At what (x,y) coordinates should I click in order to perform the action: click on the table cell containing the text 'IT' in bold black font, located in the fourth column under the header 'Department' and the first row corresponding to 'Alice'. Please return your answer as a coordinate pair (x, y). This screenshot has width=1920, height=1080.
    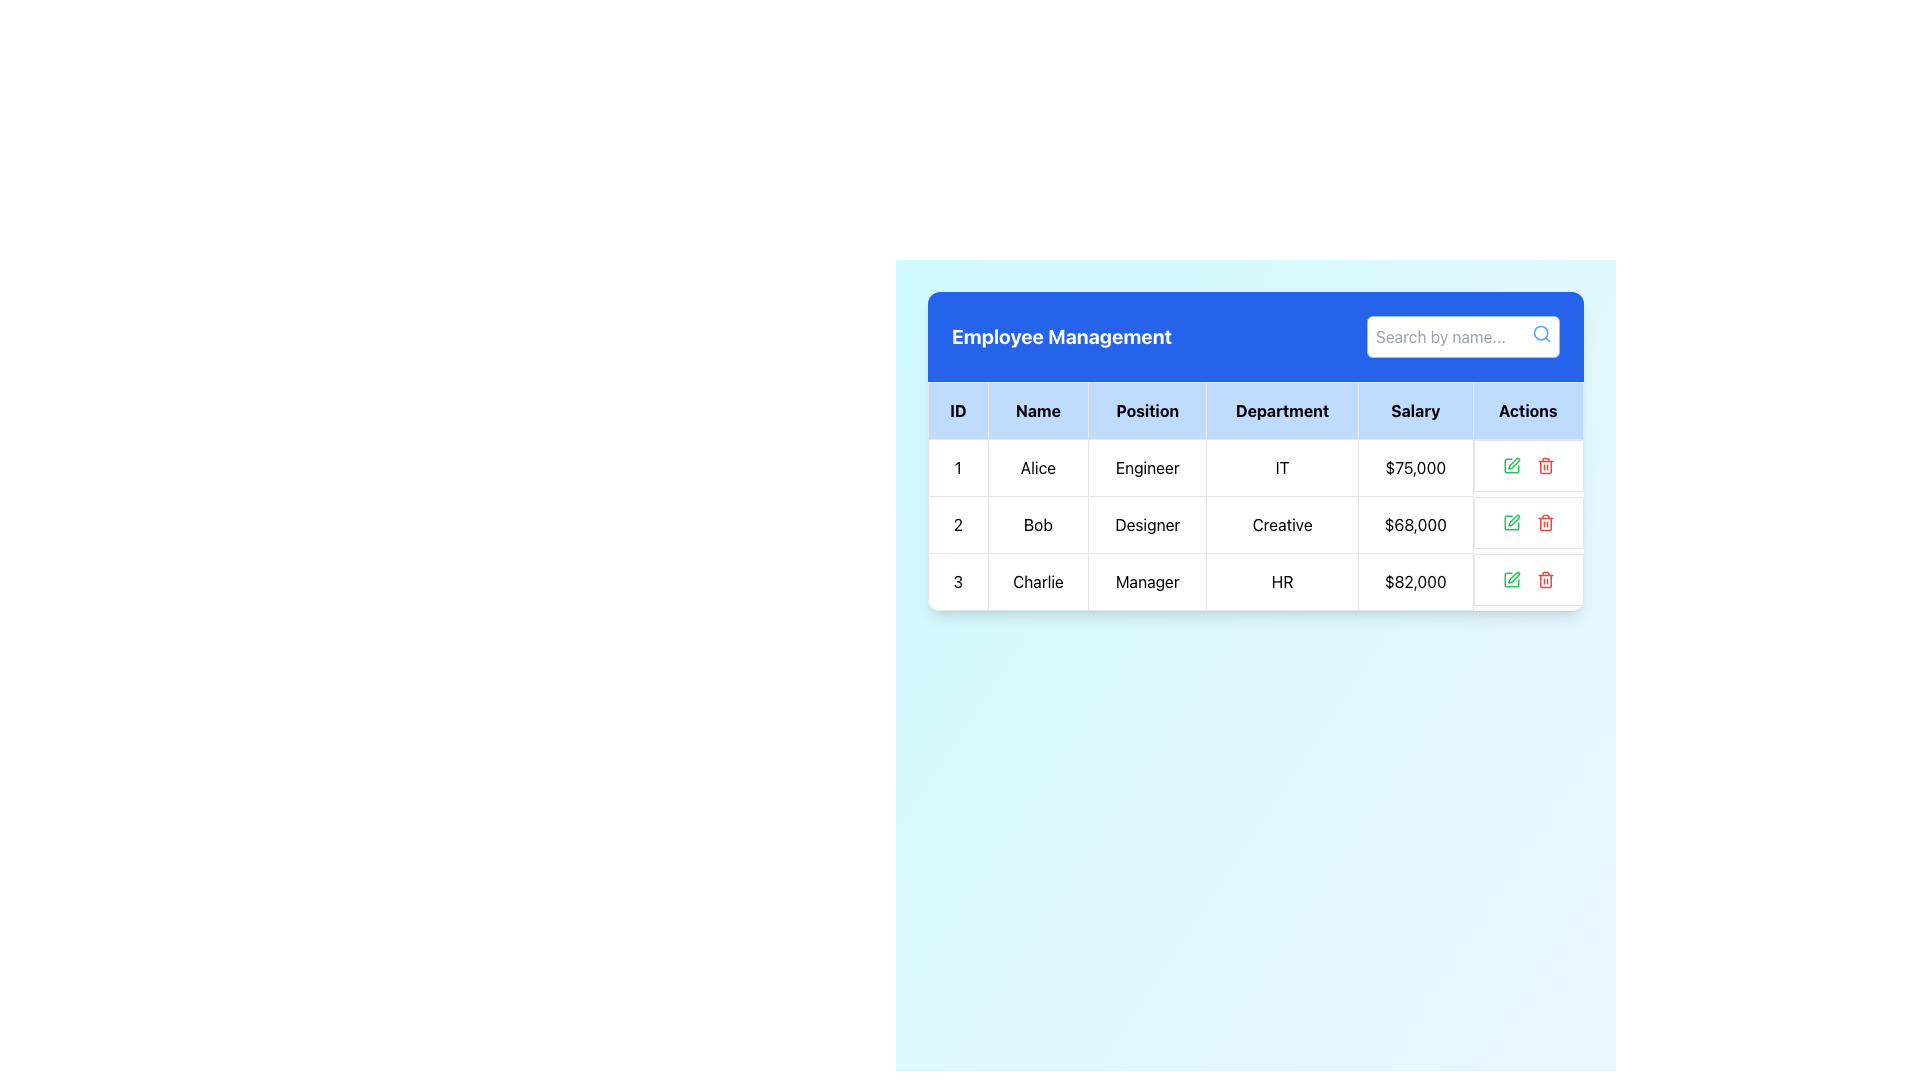
    Looking at the image, I should click on (1282, 467).